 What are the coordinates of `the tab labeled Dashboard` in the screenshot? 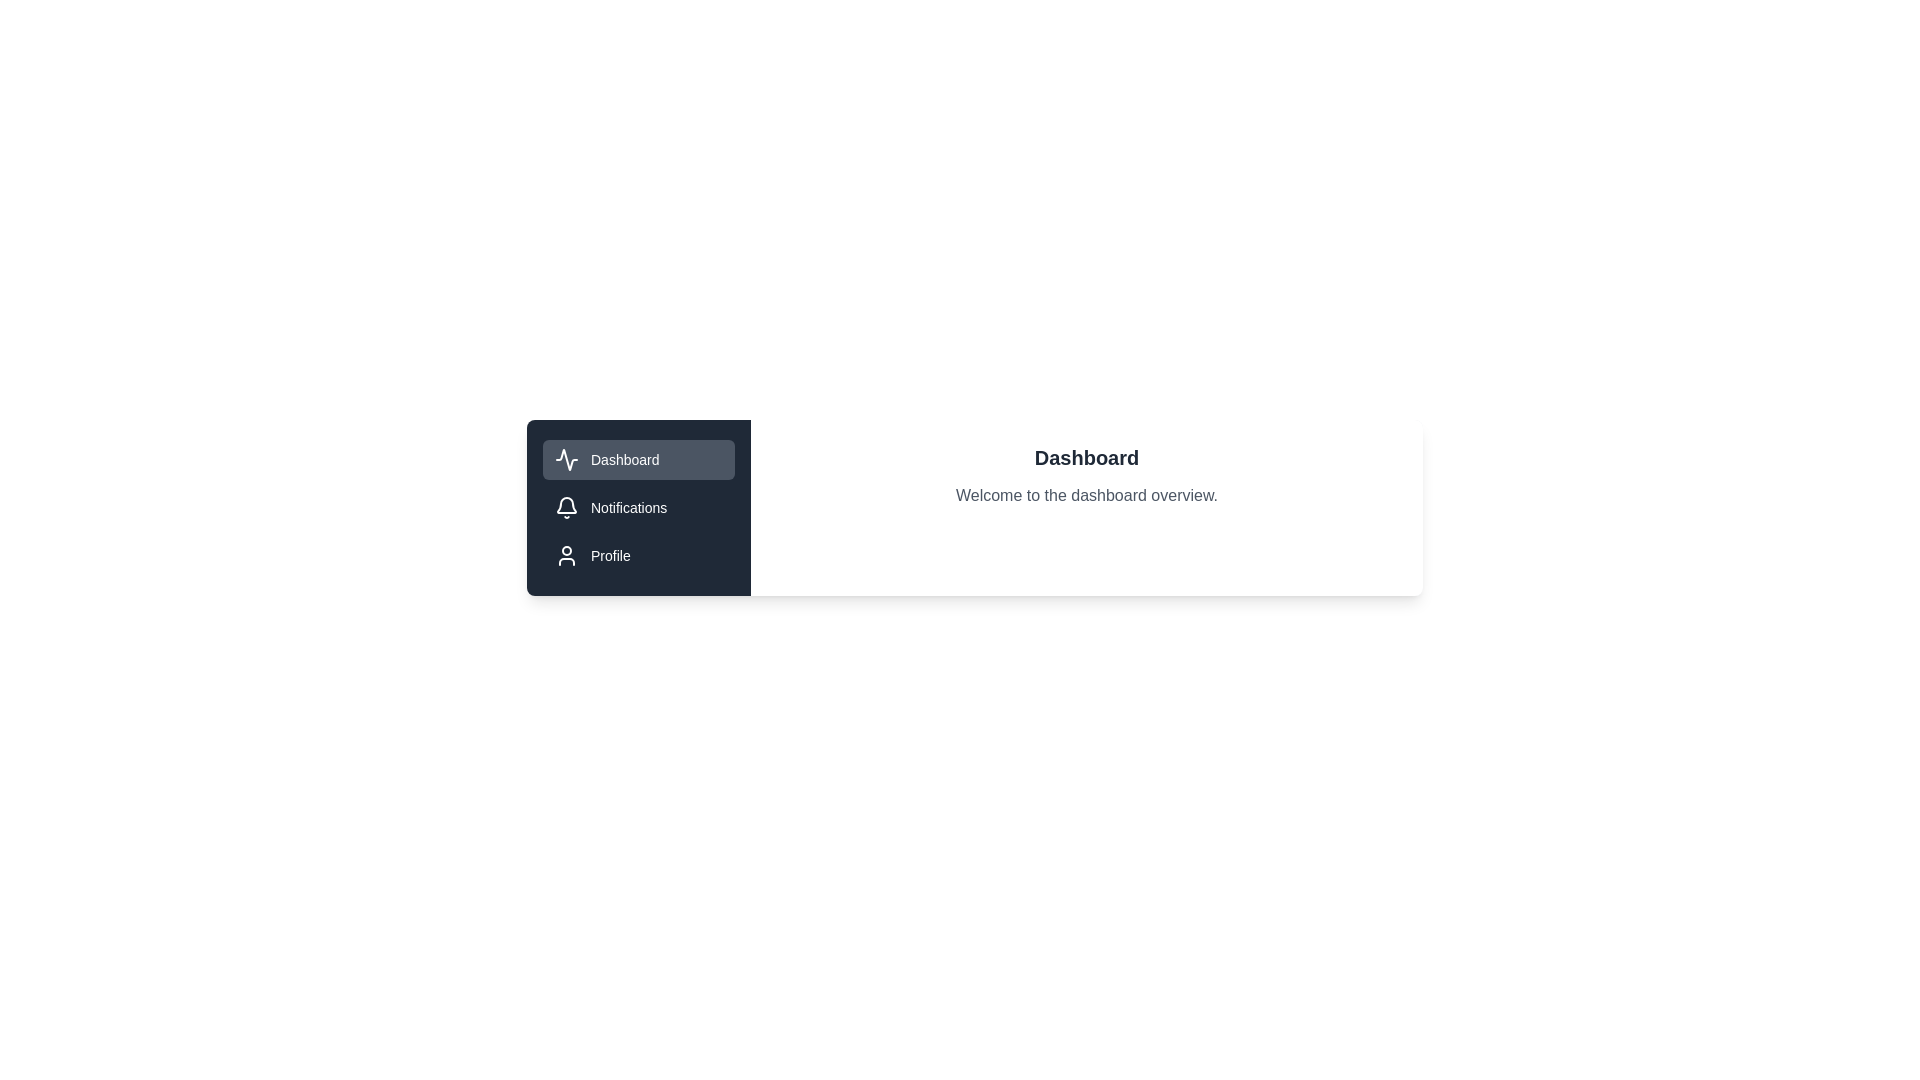 It's located at (637, 459).